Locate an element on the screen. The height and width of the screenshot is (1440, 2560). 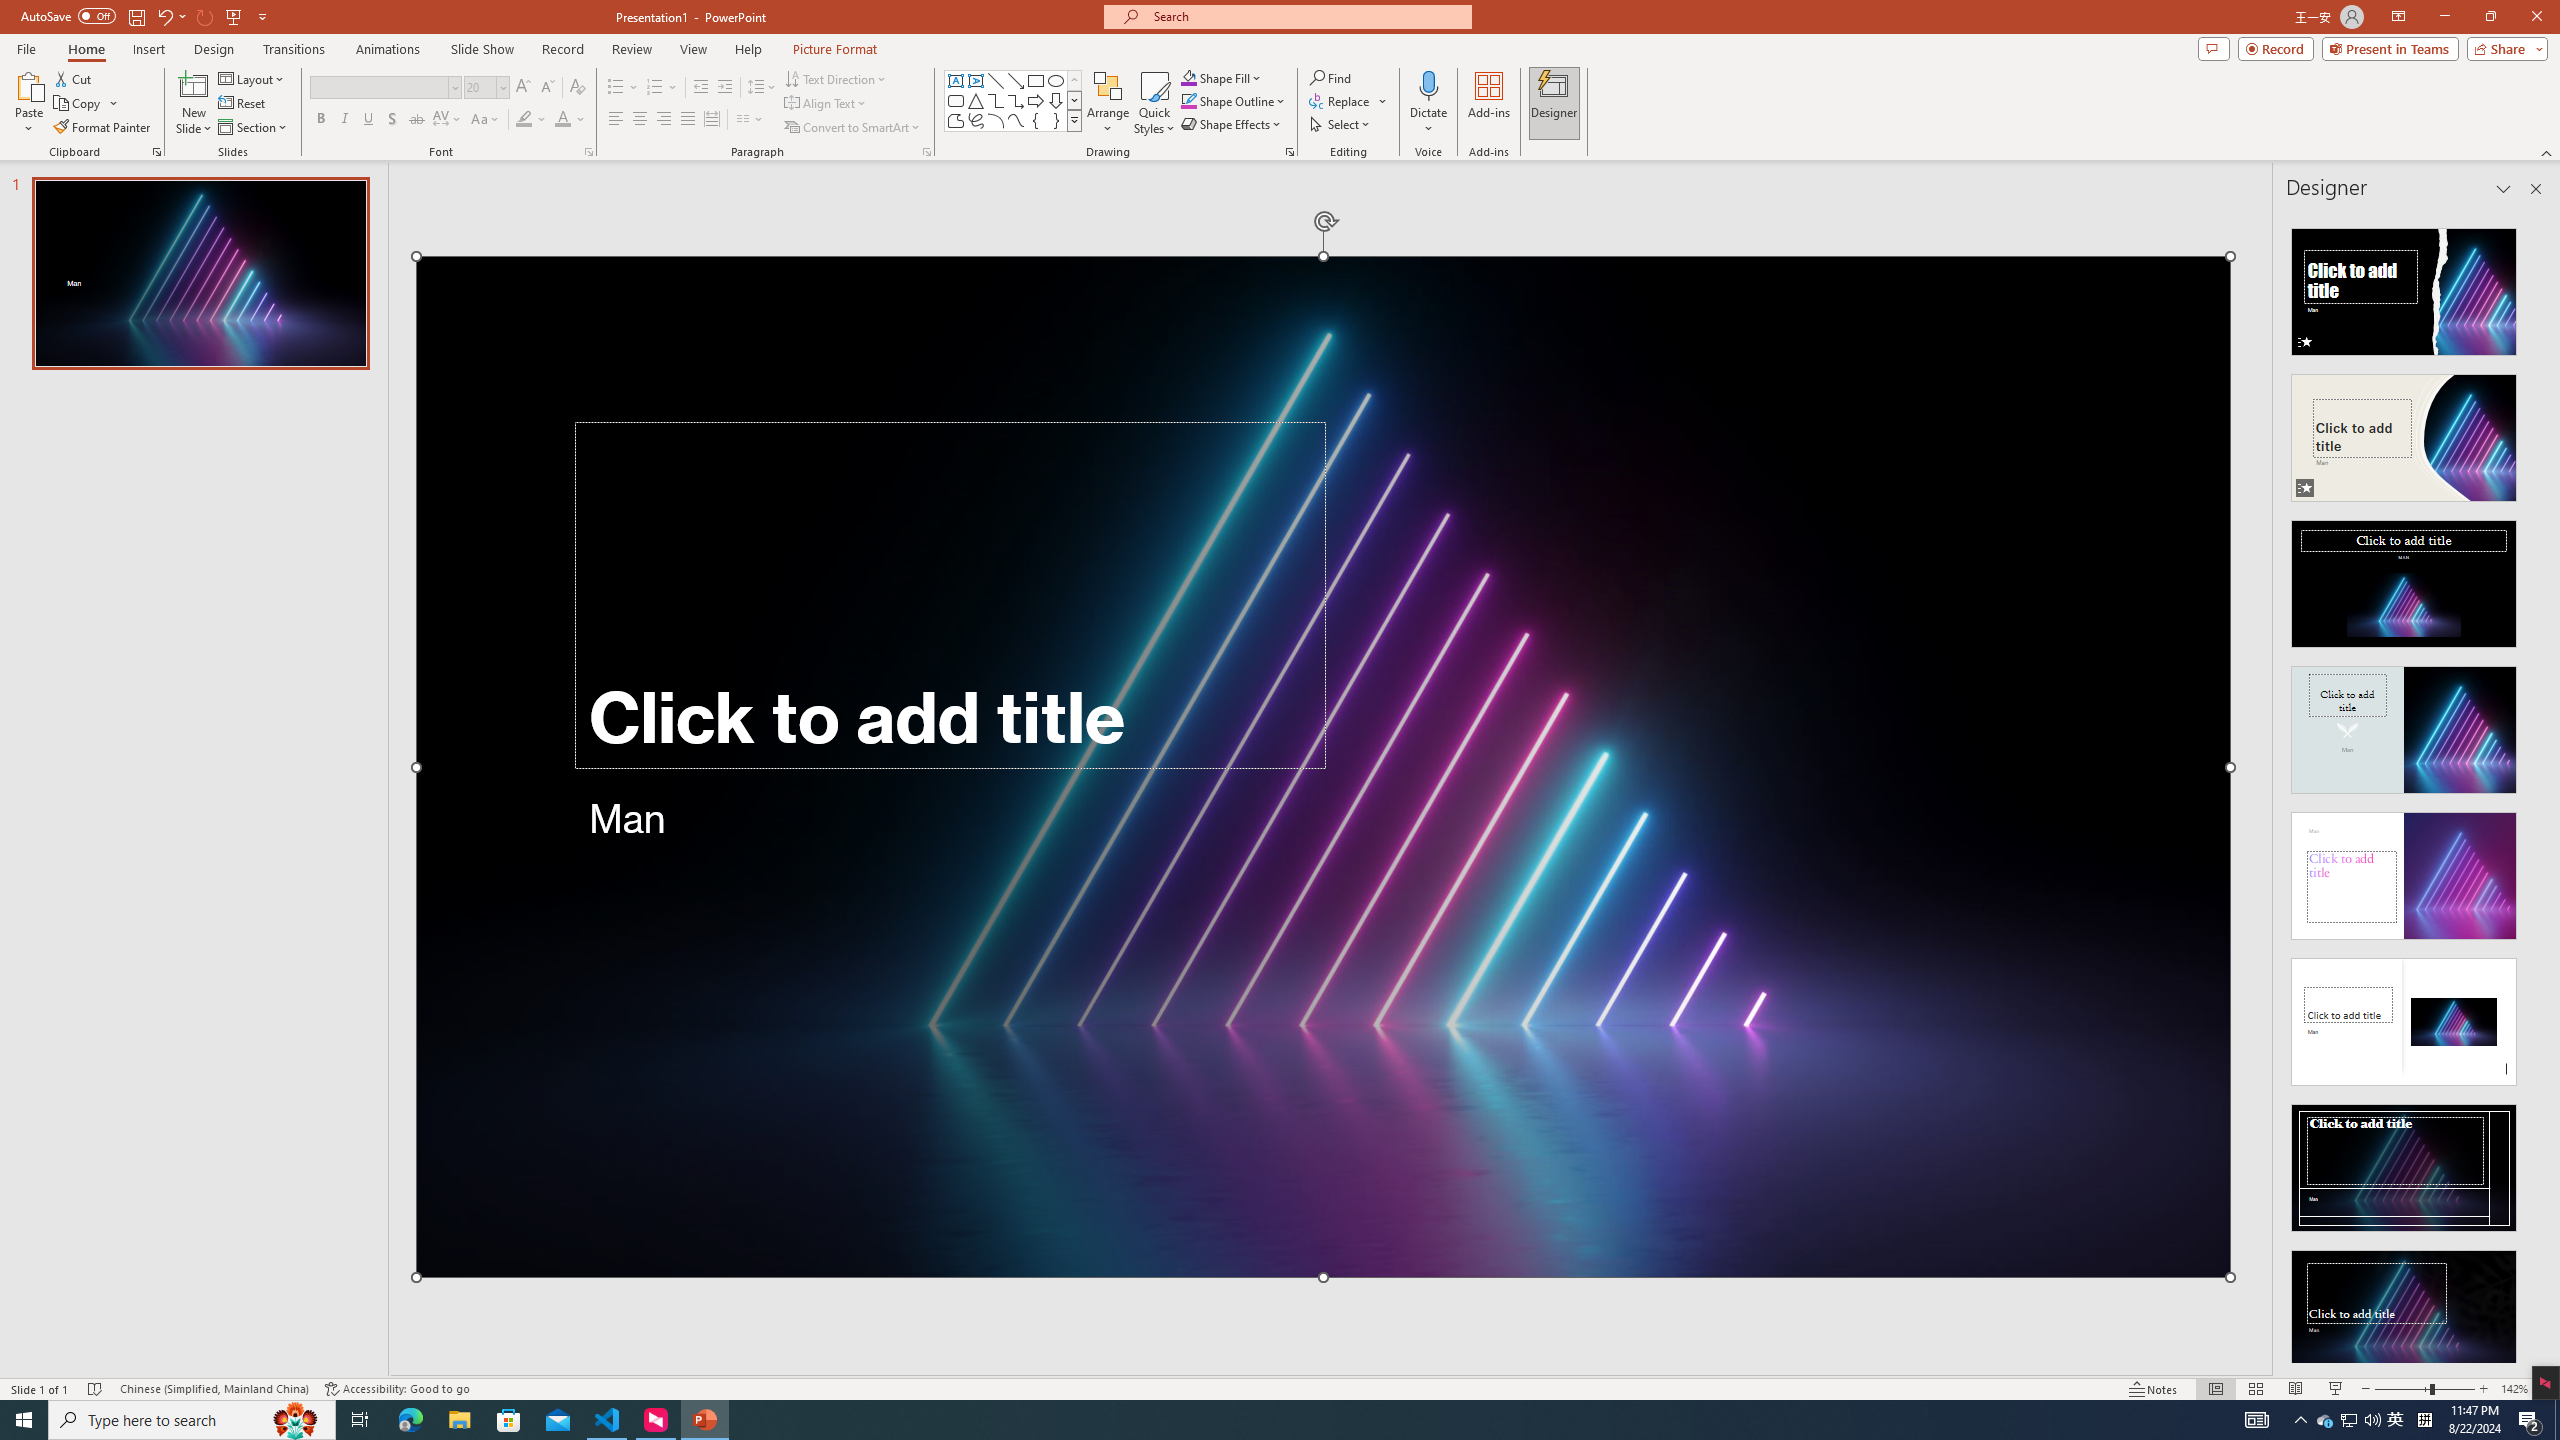
'Zoom 142%' is located at coordinates (2515, 1389).